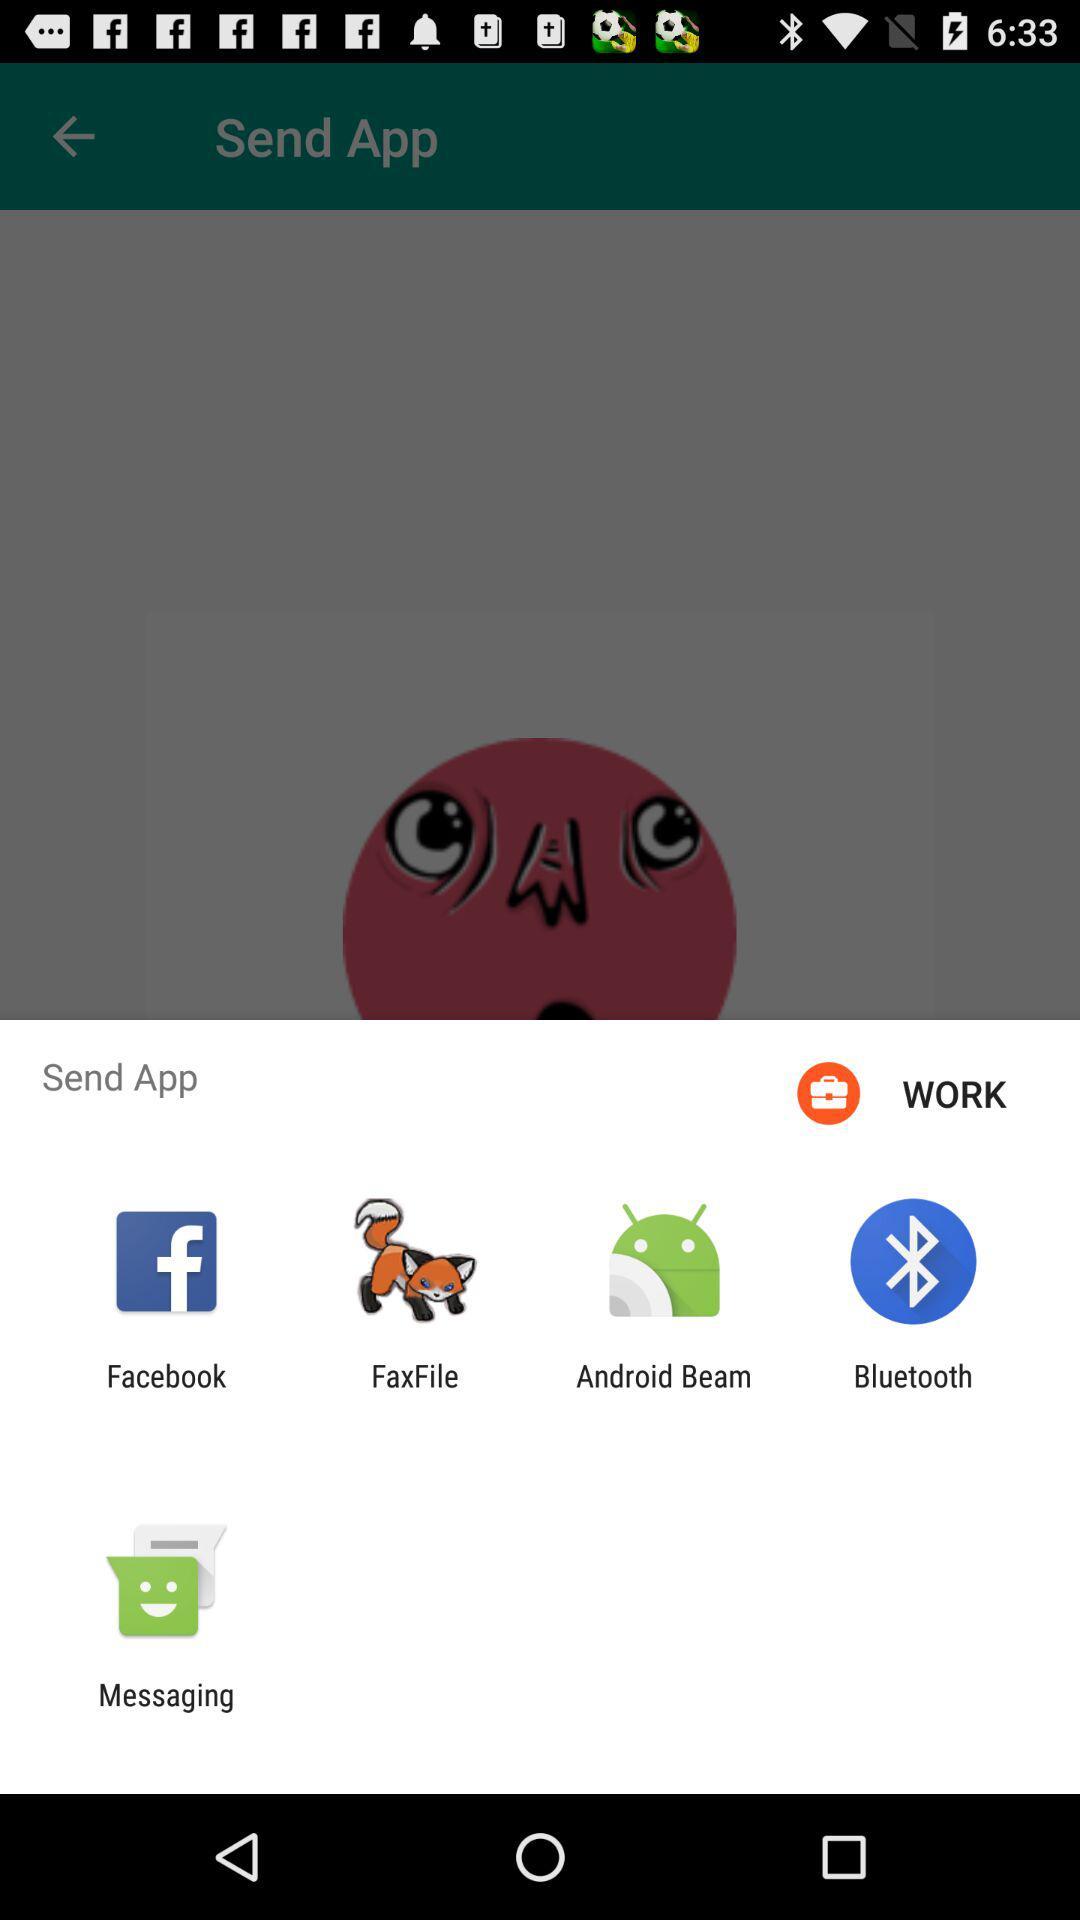 The image size is (1080, 1920). I want to click on the bluetooth app, so click(913, 1392).